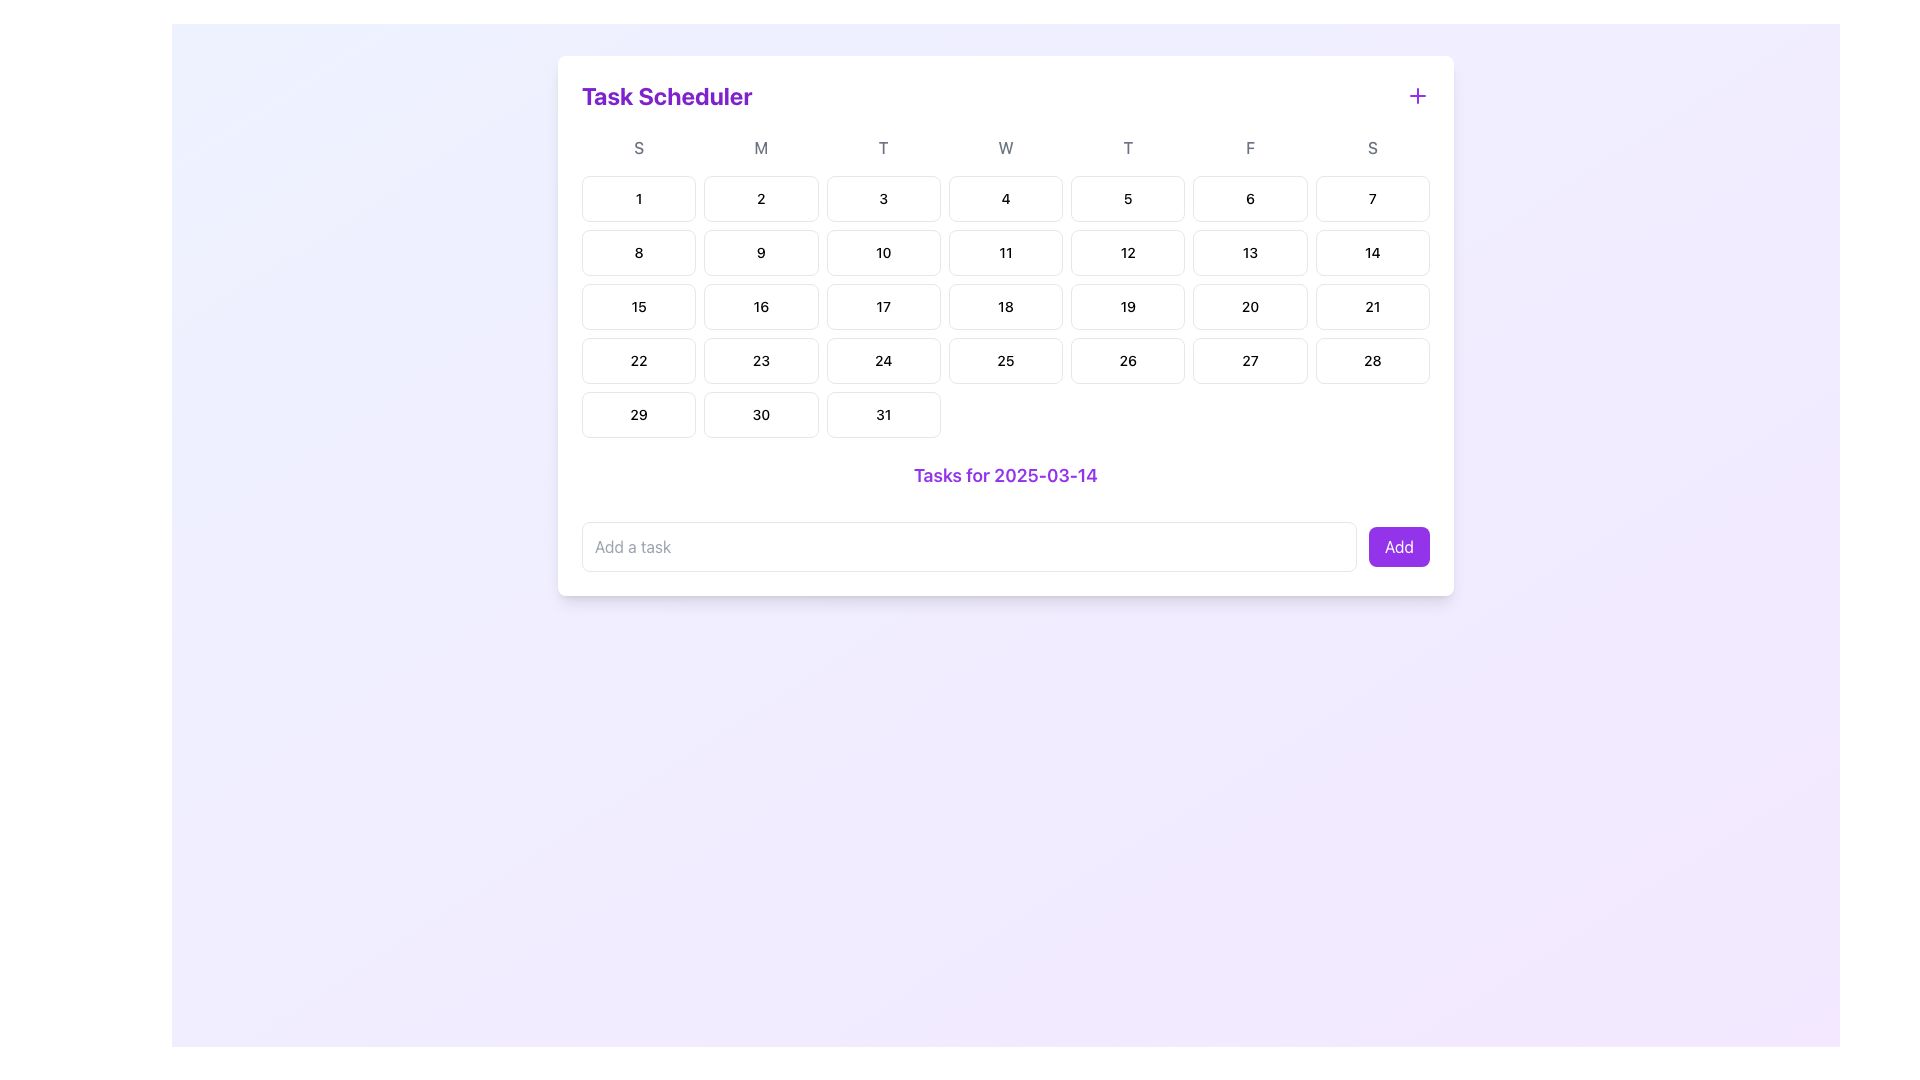 The height and width of the screenshot is (1080, 1920). Describe the element at coordinates (1006, 199) in the screenshot. I see `the button labeled '4' in the calendar interface` at that location.